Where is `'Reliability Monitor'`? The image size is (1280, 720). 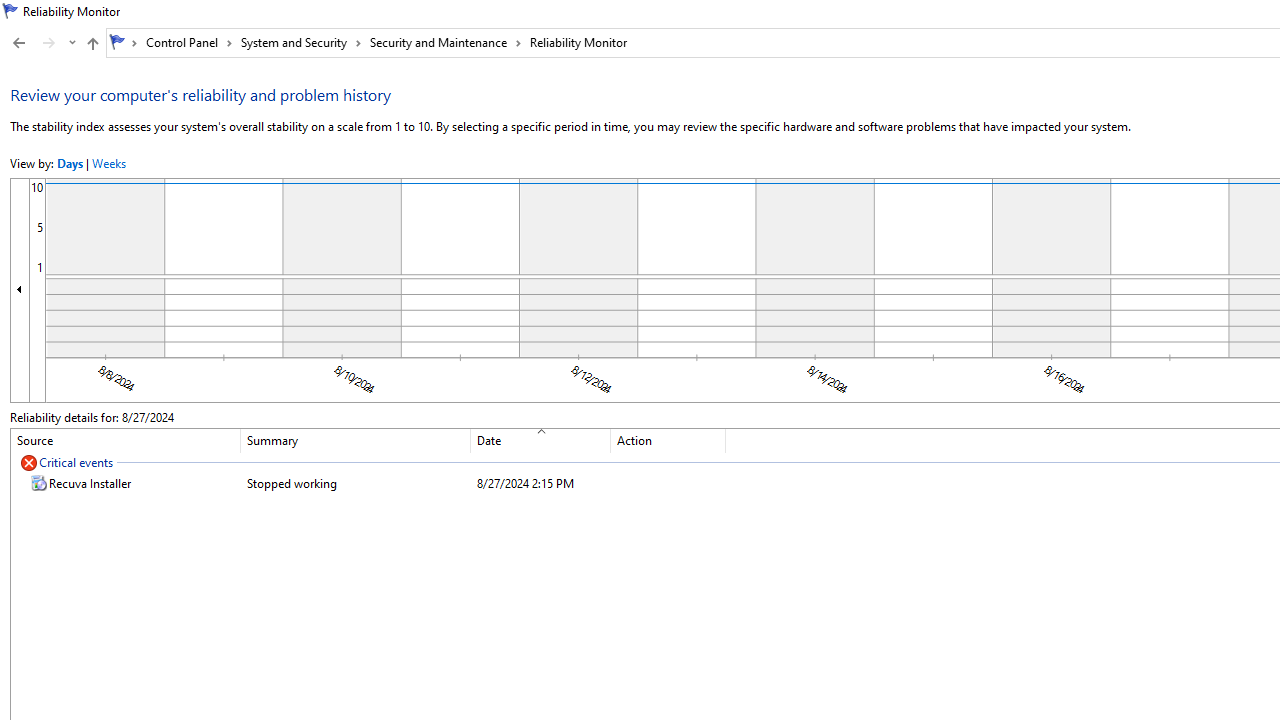 'Reliability Monitor' is located at coordinates (577, 42).